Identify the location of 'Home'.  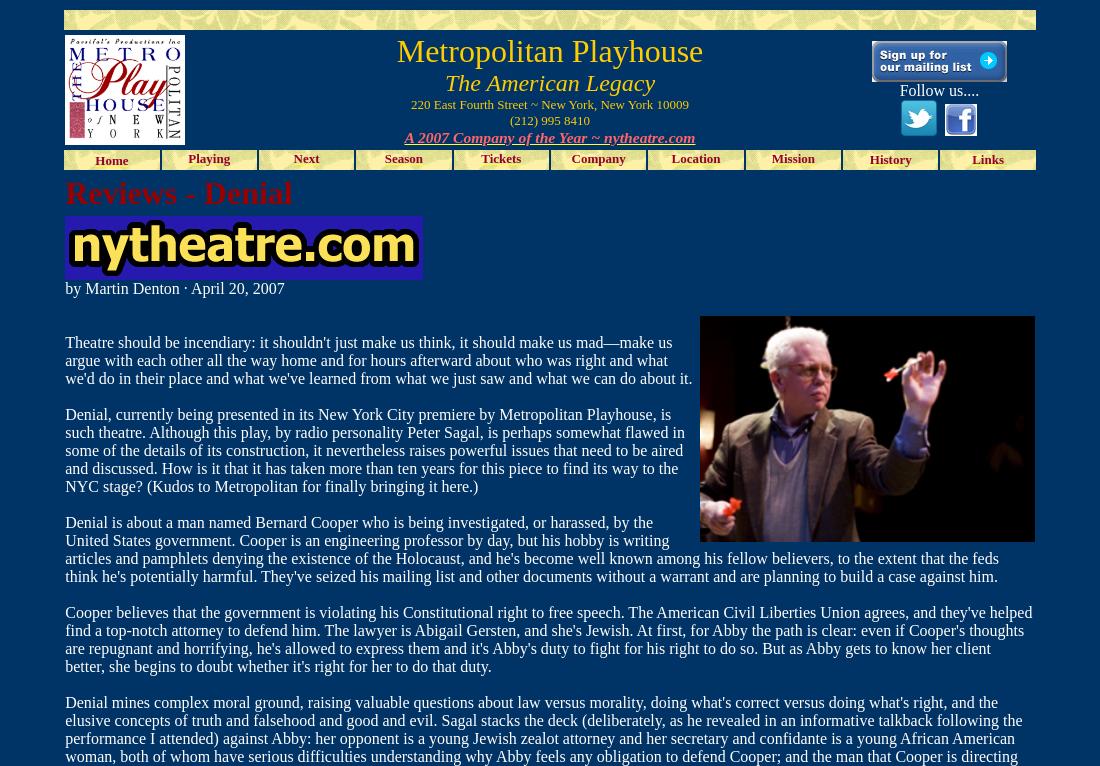
(111, 159).